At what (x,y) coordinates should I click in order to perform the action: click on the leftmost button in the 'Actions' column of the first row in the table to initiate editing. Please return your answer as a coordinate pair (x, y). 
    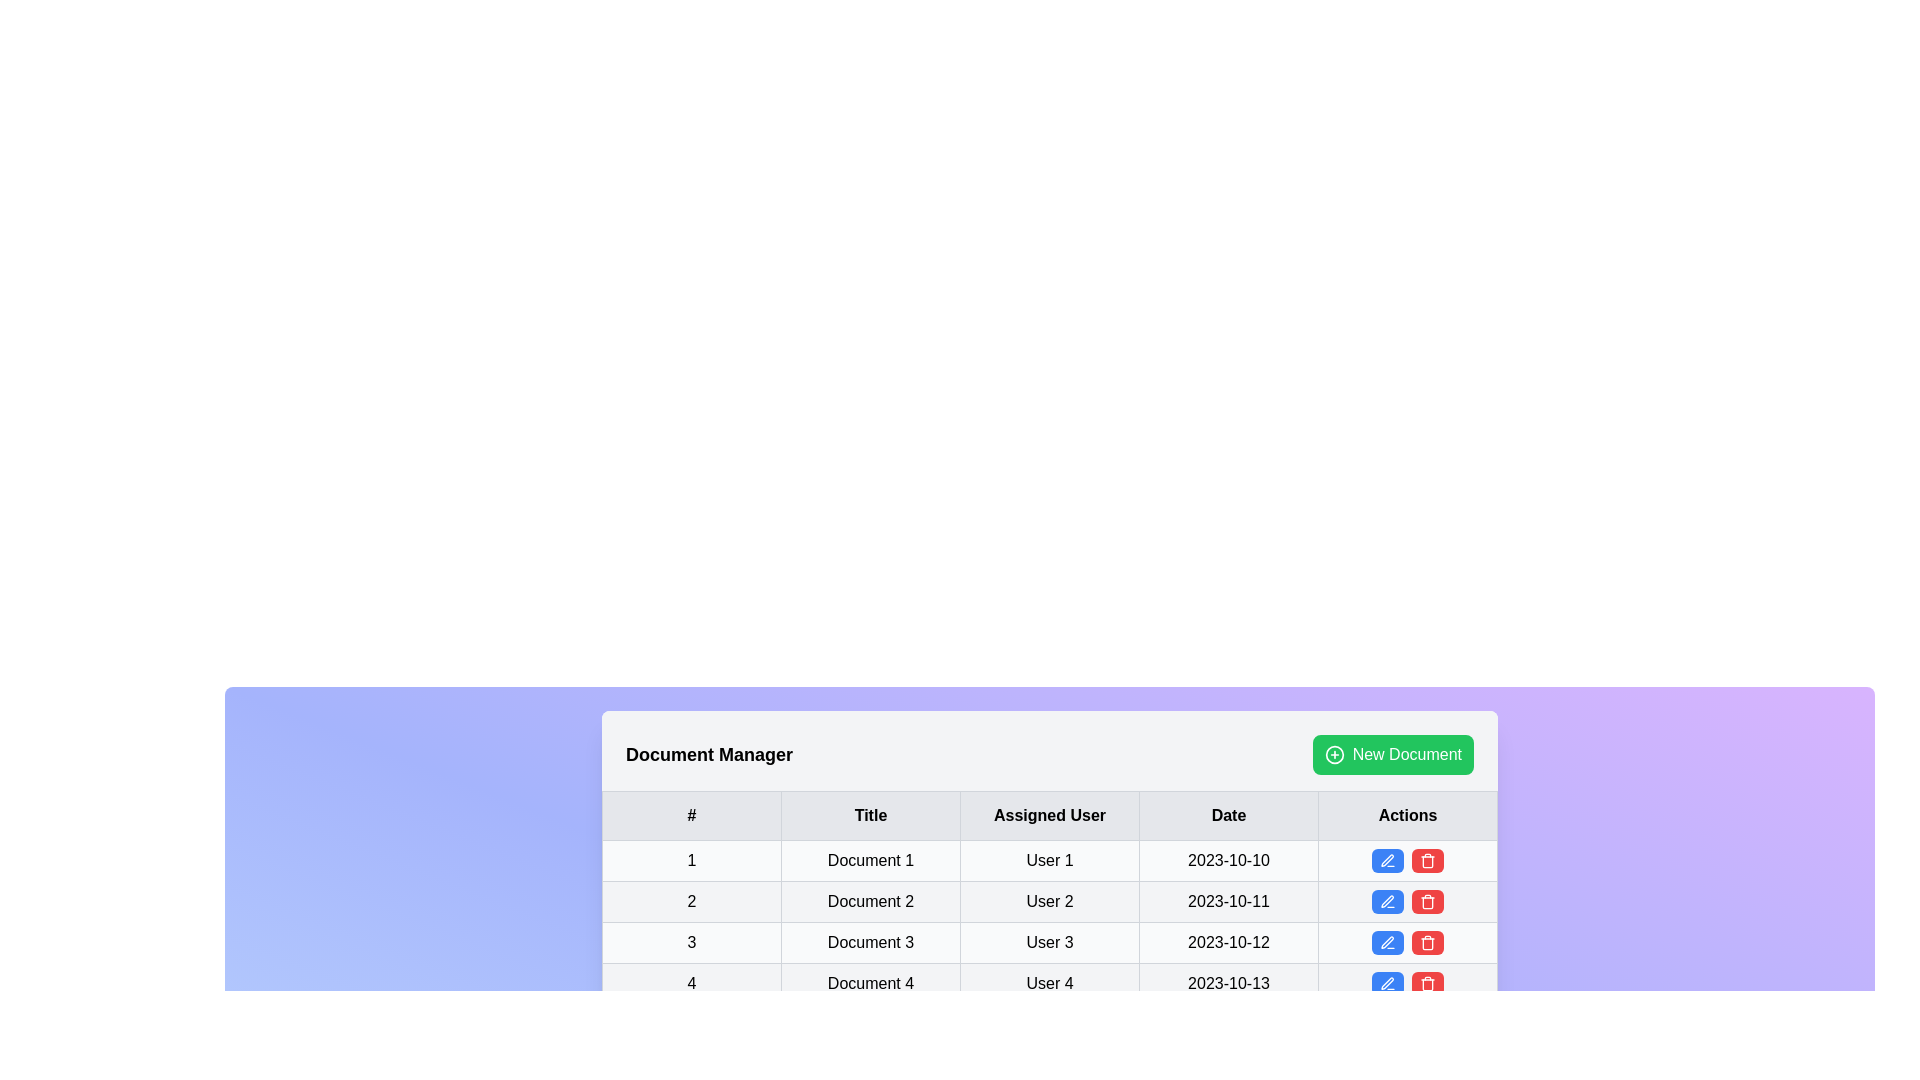
    Looking at the image, I should click on (1386, 859).